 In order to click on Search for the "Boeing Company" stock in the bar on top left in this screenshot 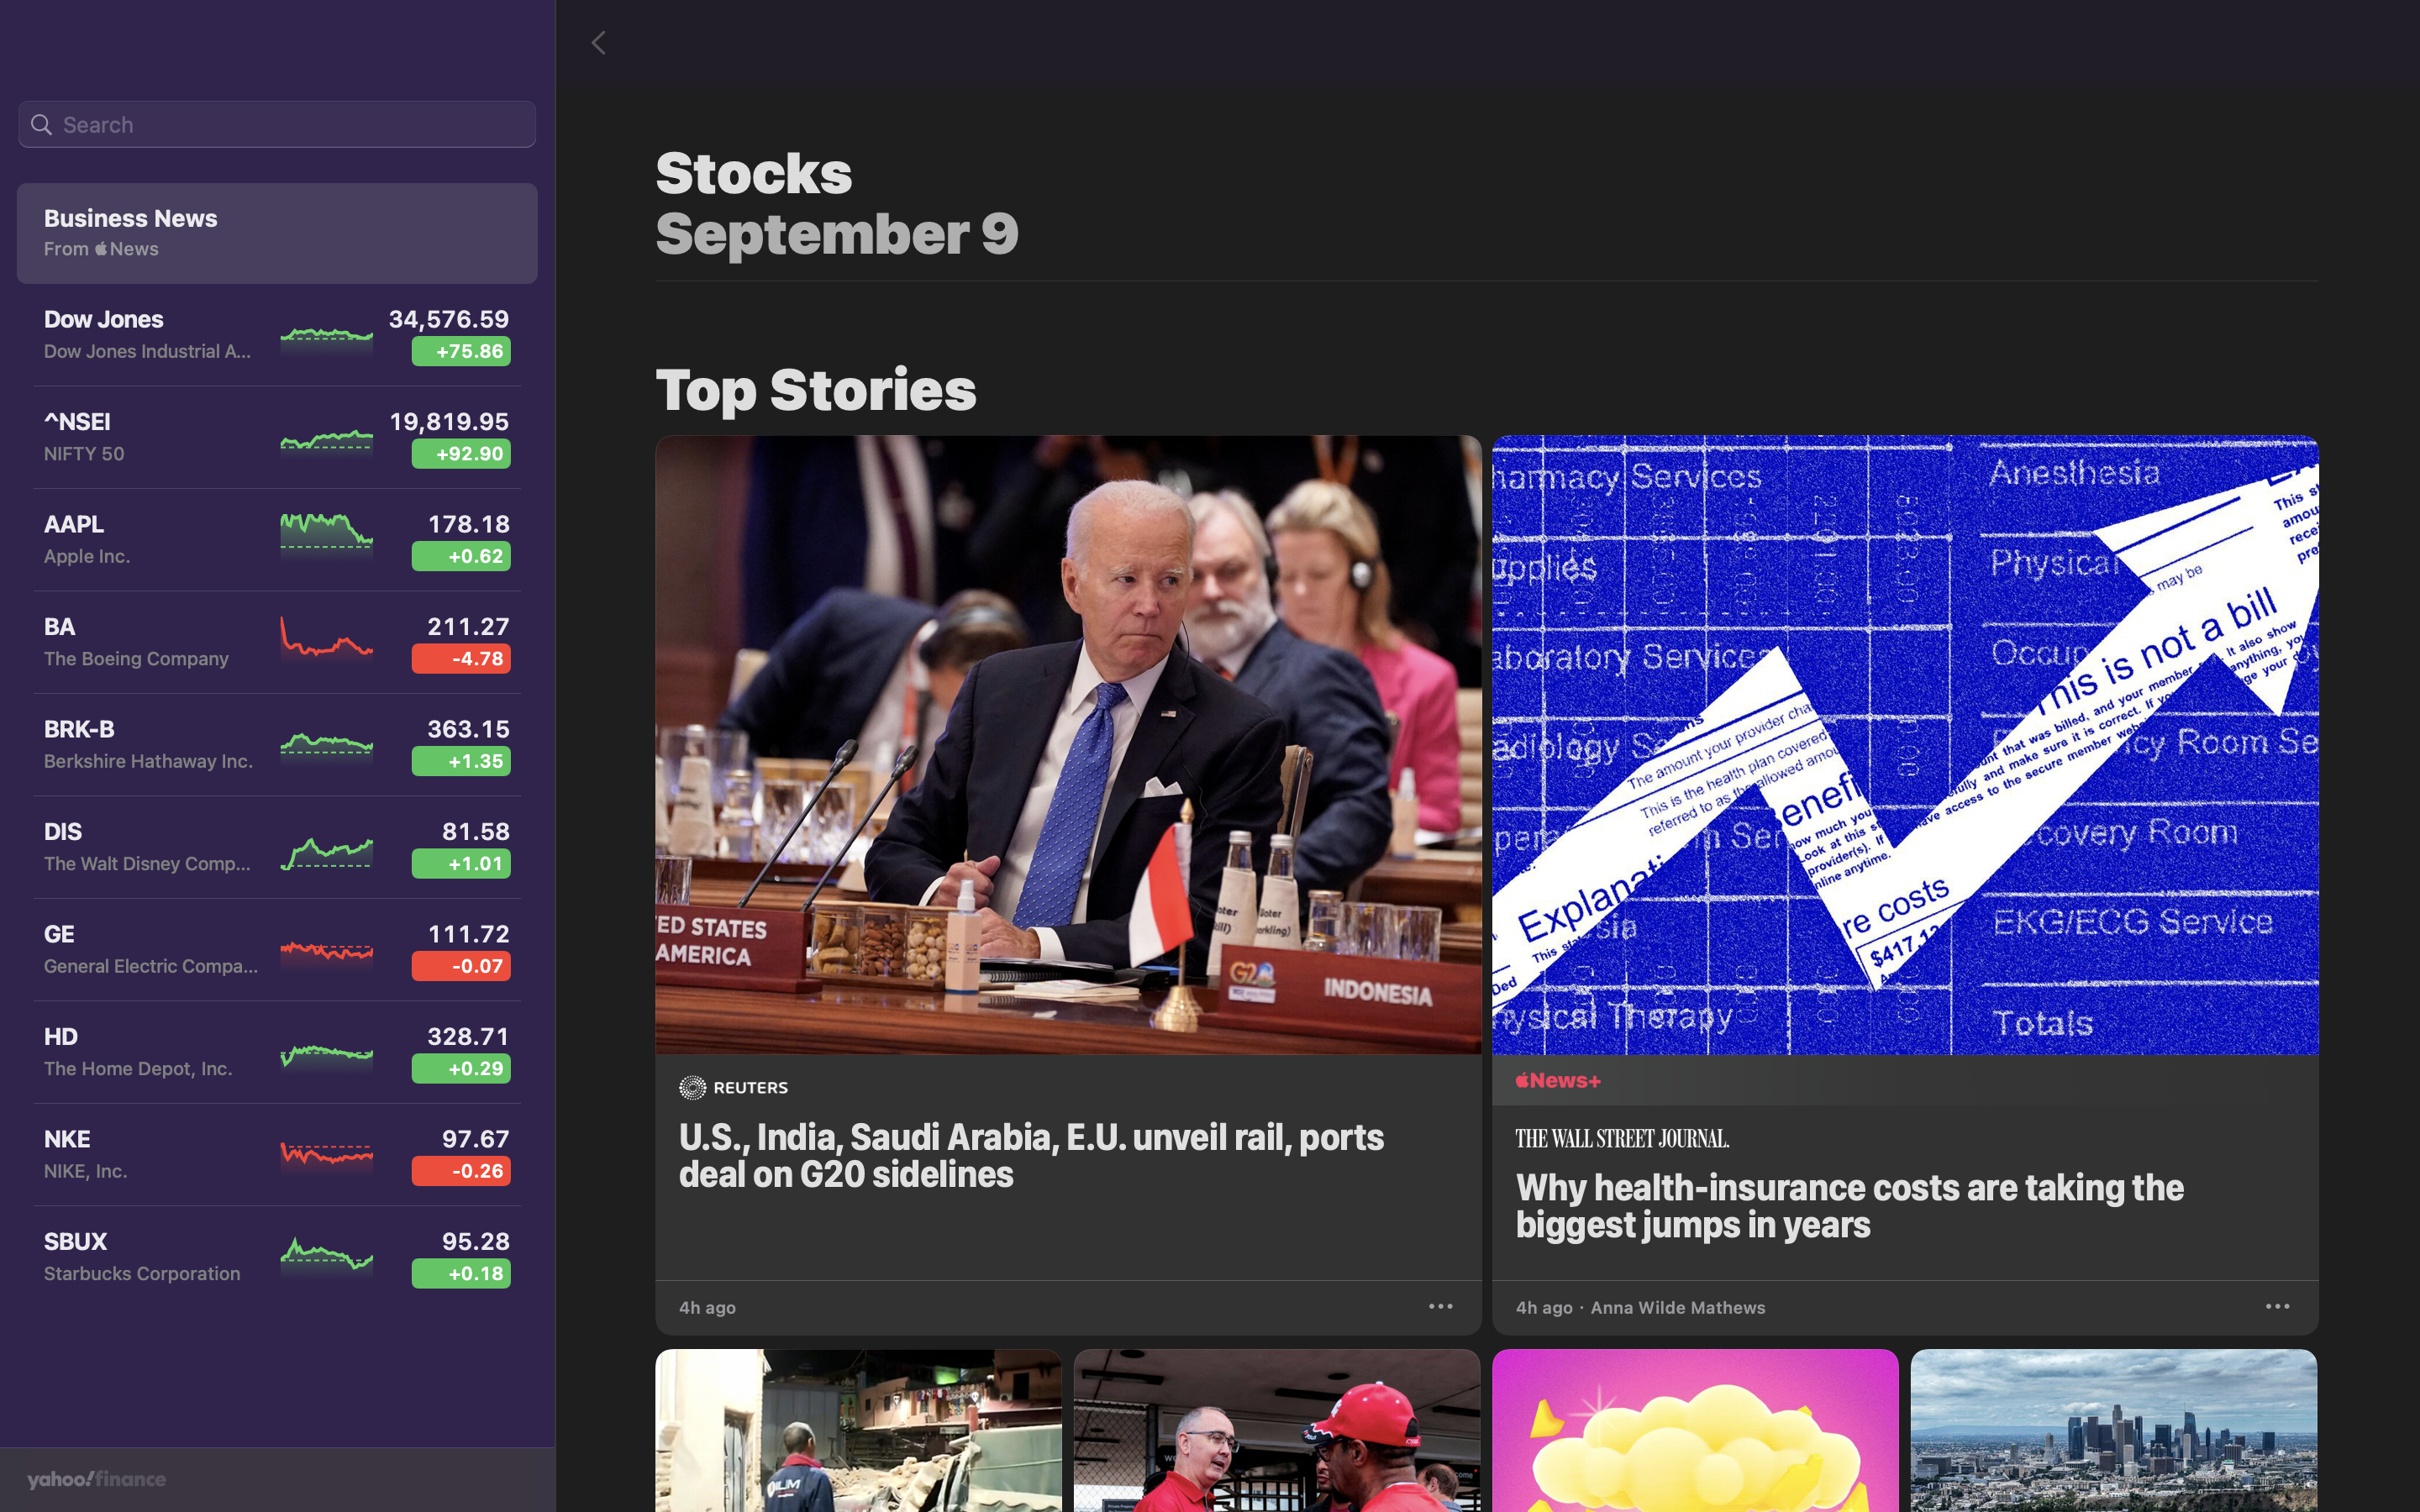, I will do `click(276, 125)`.